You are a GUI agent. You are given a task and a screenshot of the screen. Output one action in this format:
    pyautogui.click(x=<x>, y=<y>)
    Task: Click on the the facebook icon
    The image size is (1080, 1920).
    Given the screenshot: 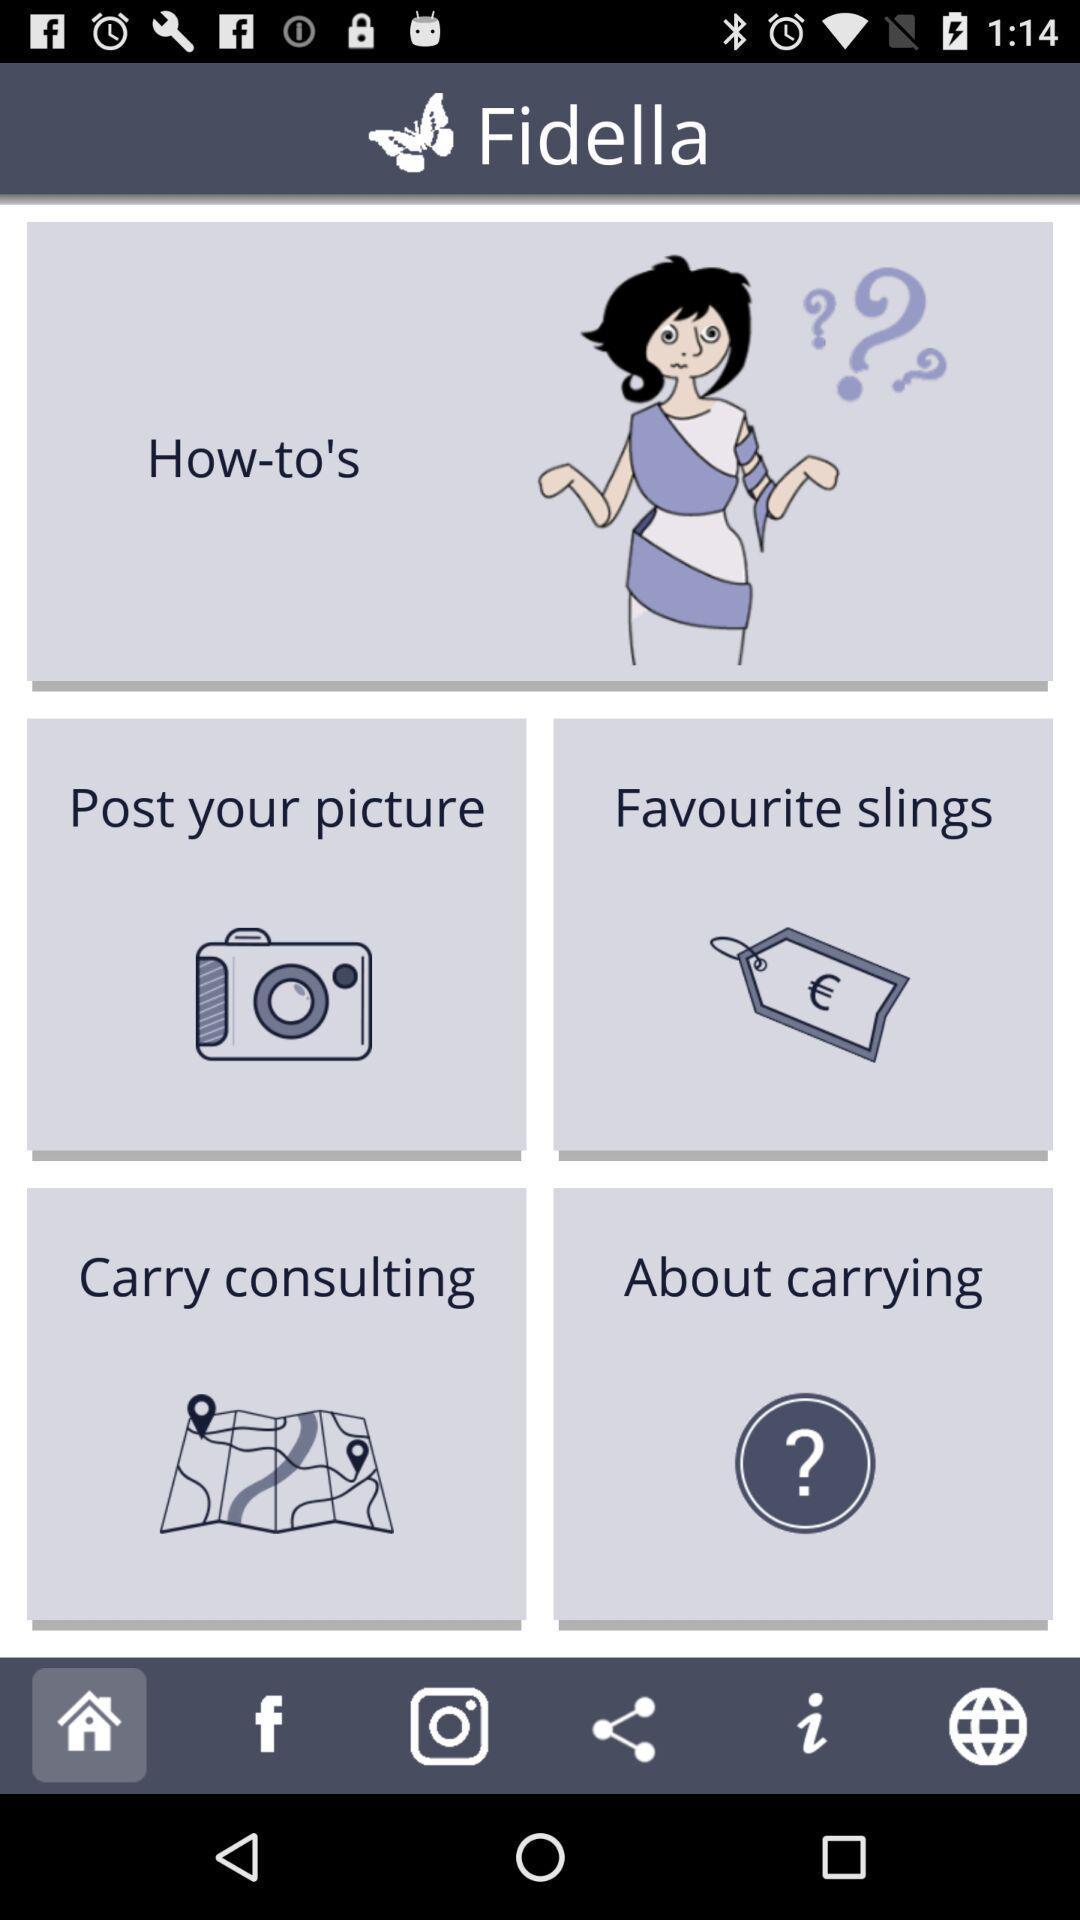 What is the action you would take?
    pyautogui.click(x=270, y=1846)
    